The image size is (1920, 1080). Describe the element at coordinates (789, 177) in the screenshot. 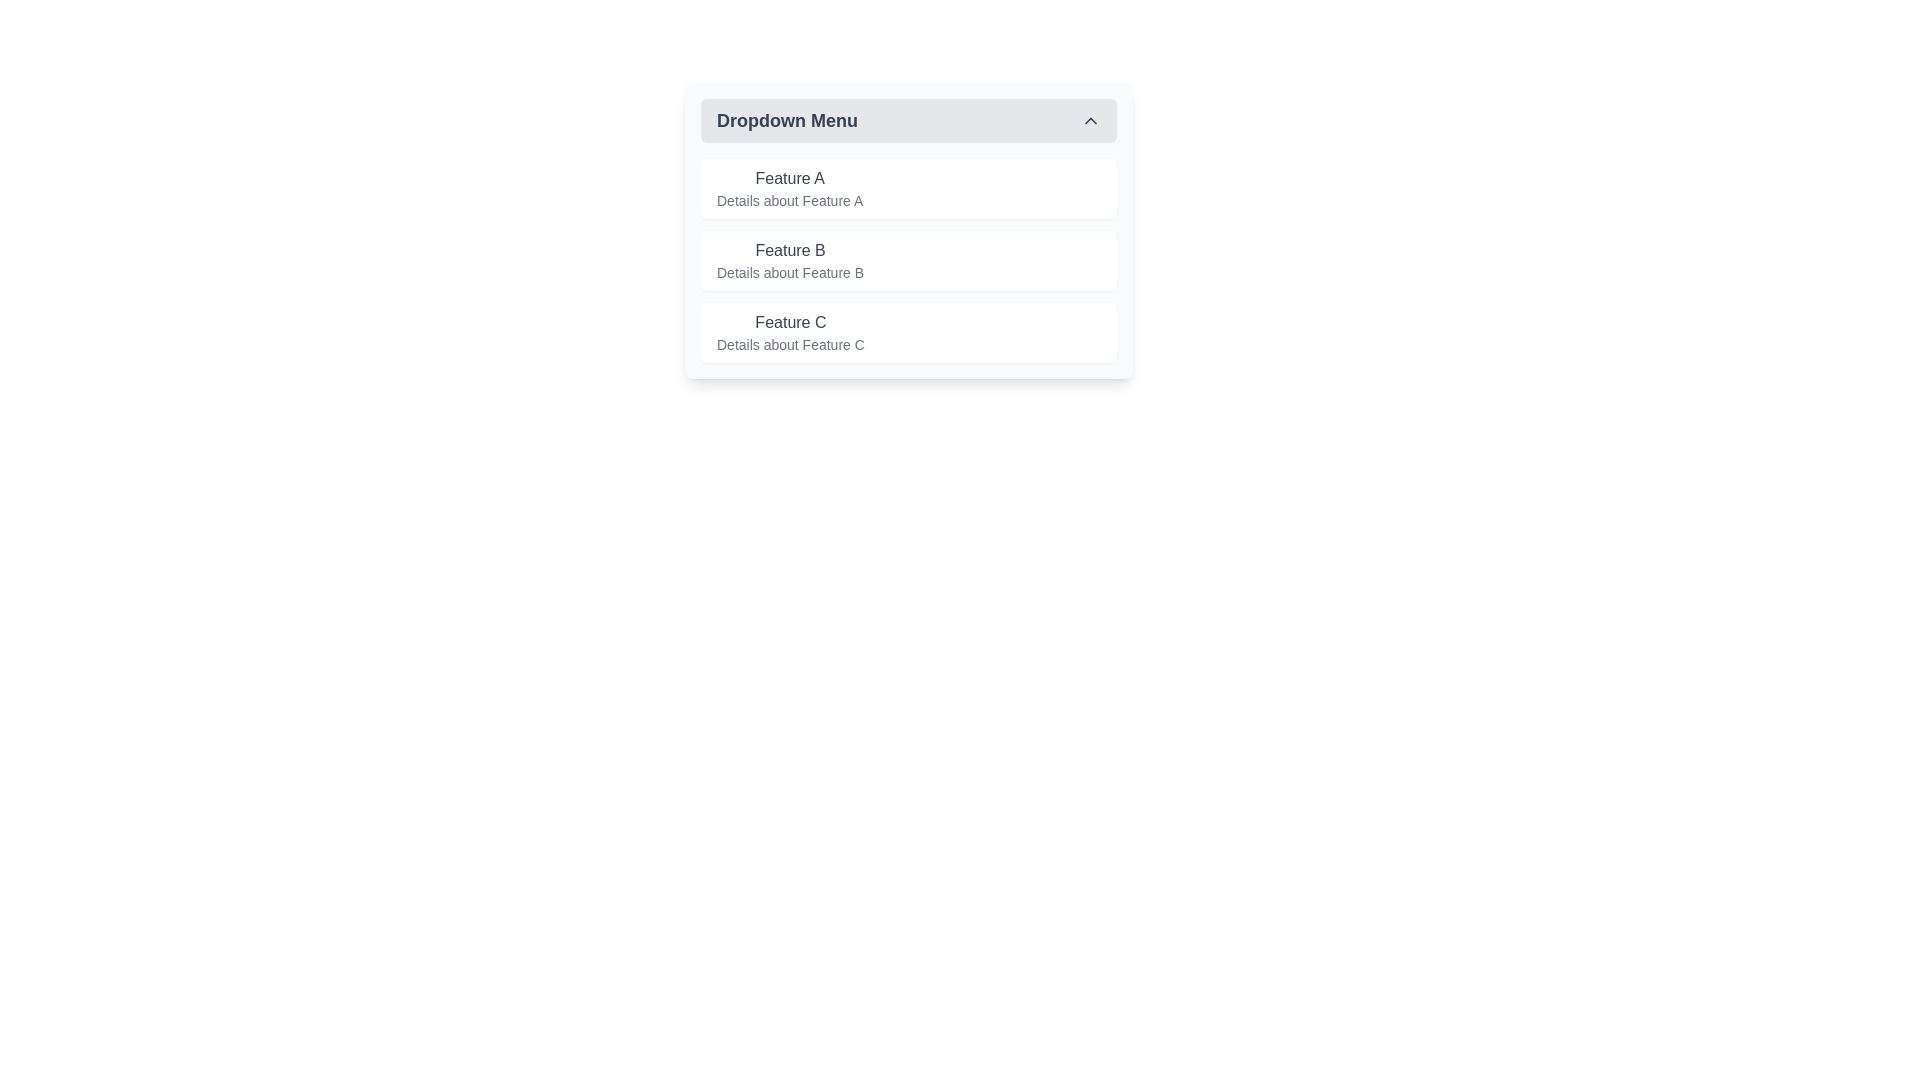

I see `the Text label displaying 'Feature A' located at the top-left of the dropdown card containing a list of features` at that location.